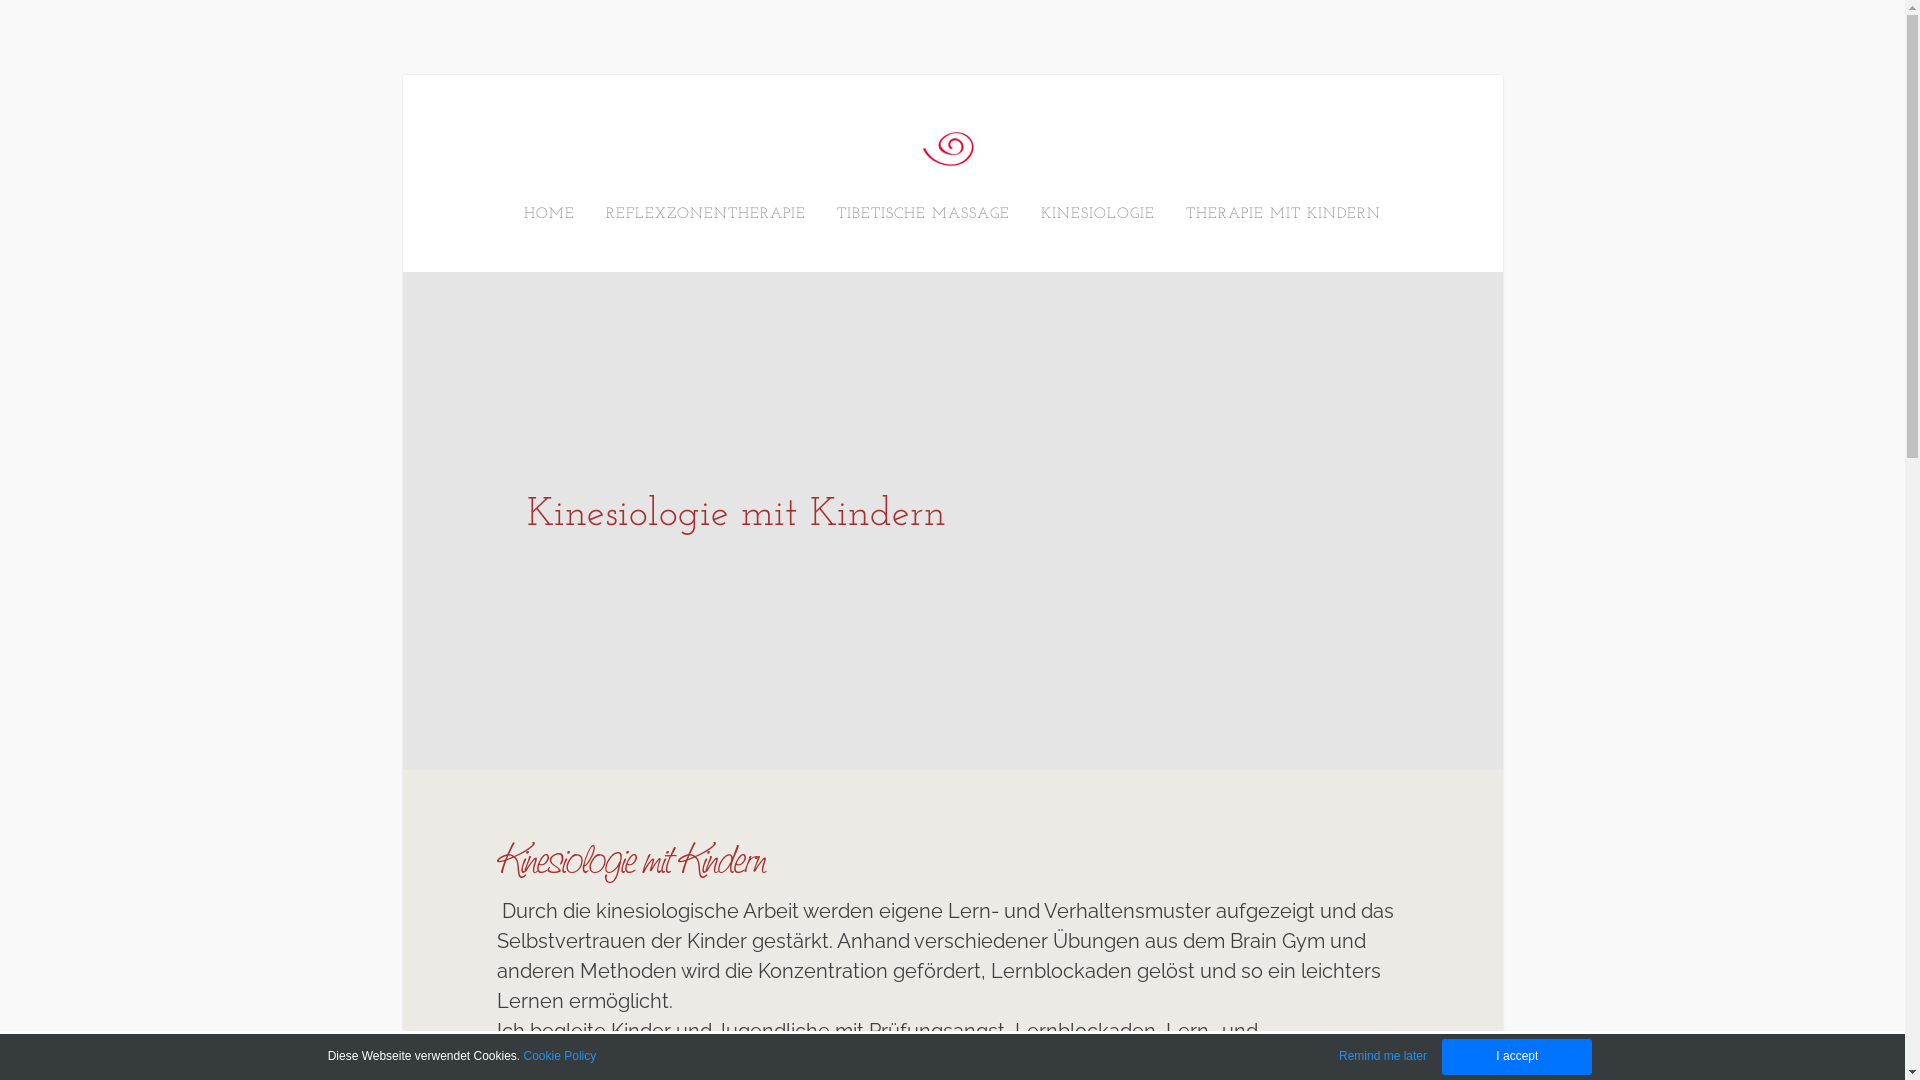 The height and width of the screenshot is (1080, 1920). I want to click on 'KINESIOLOGIE', so click(1097, 214).